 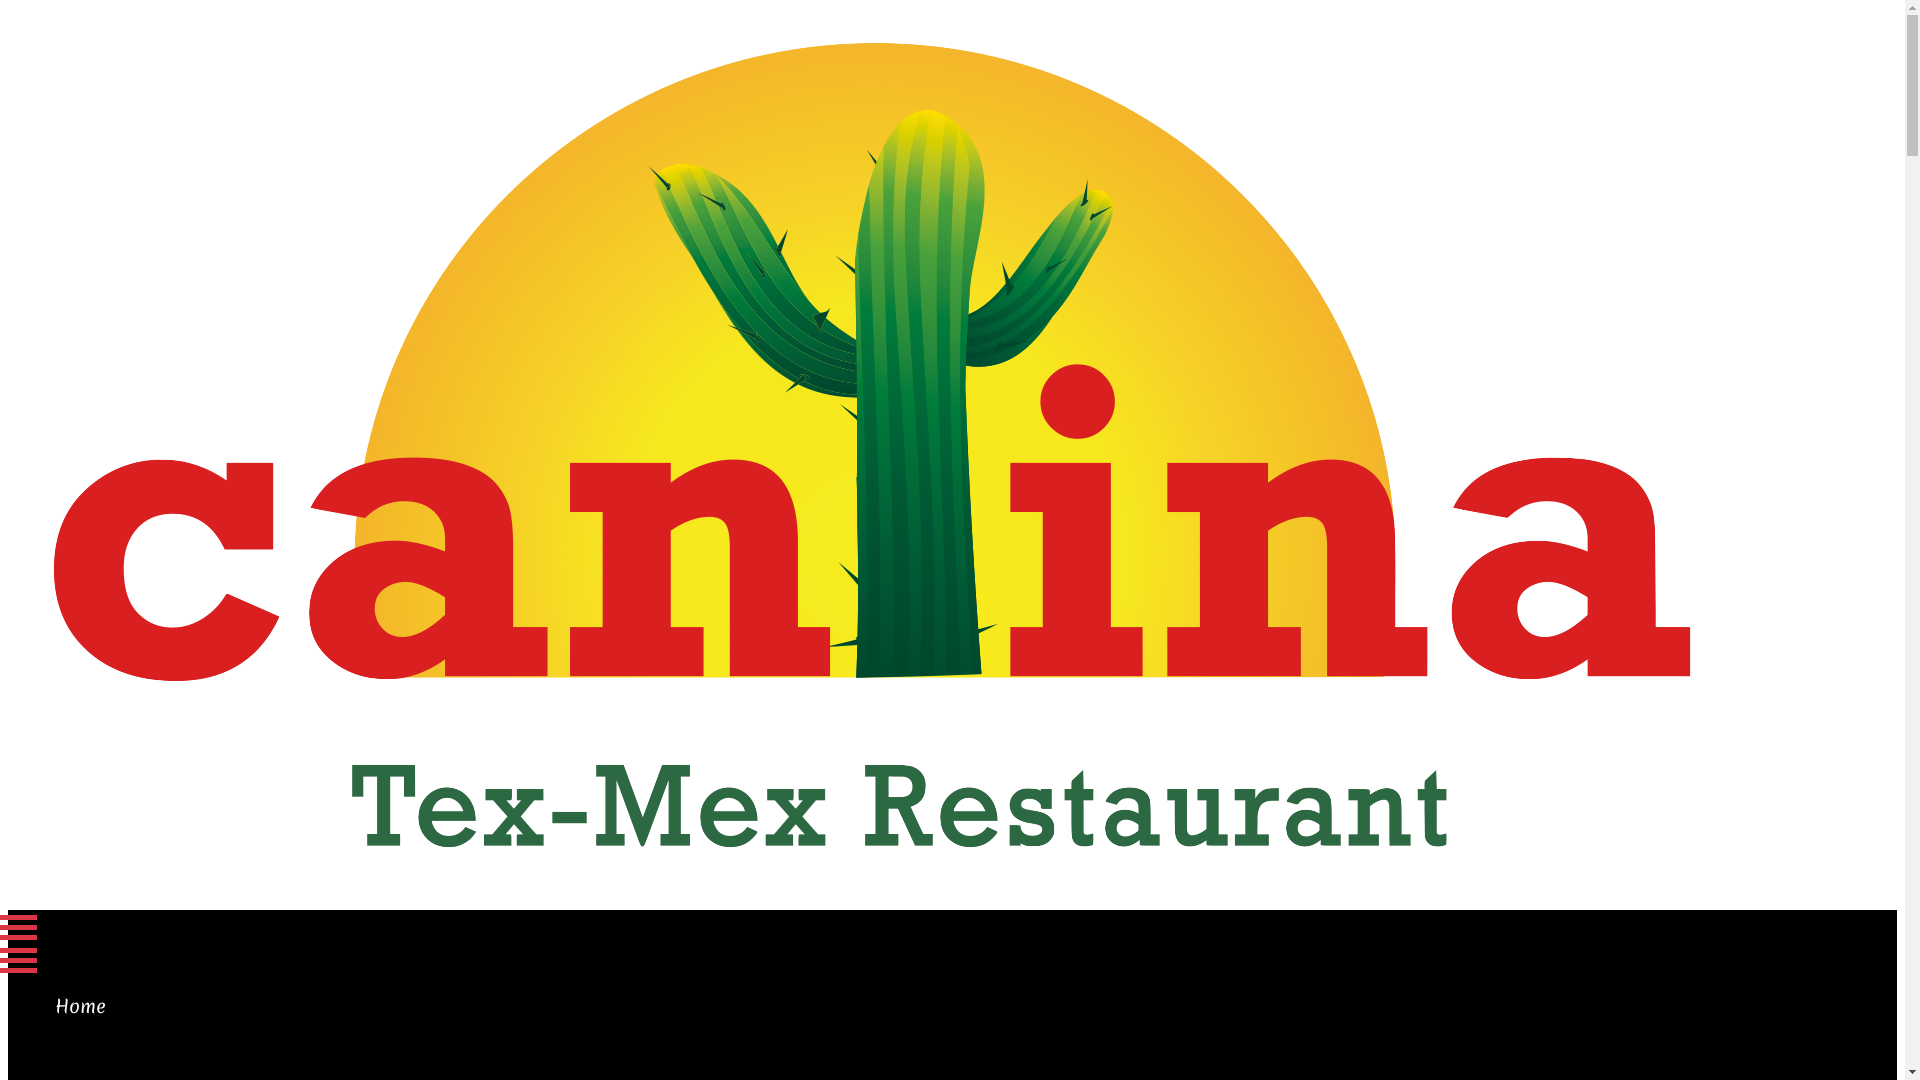 What do you see at coordinates (0, 927) in the screenshot?
I see `'Menu'` at bounding box center [0, 927].